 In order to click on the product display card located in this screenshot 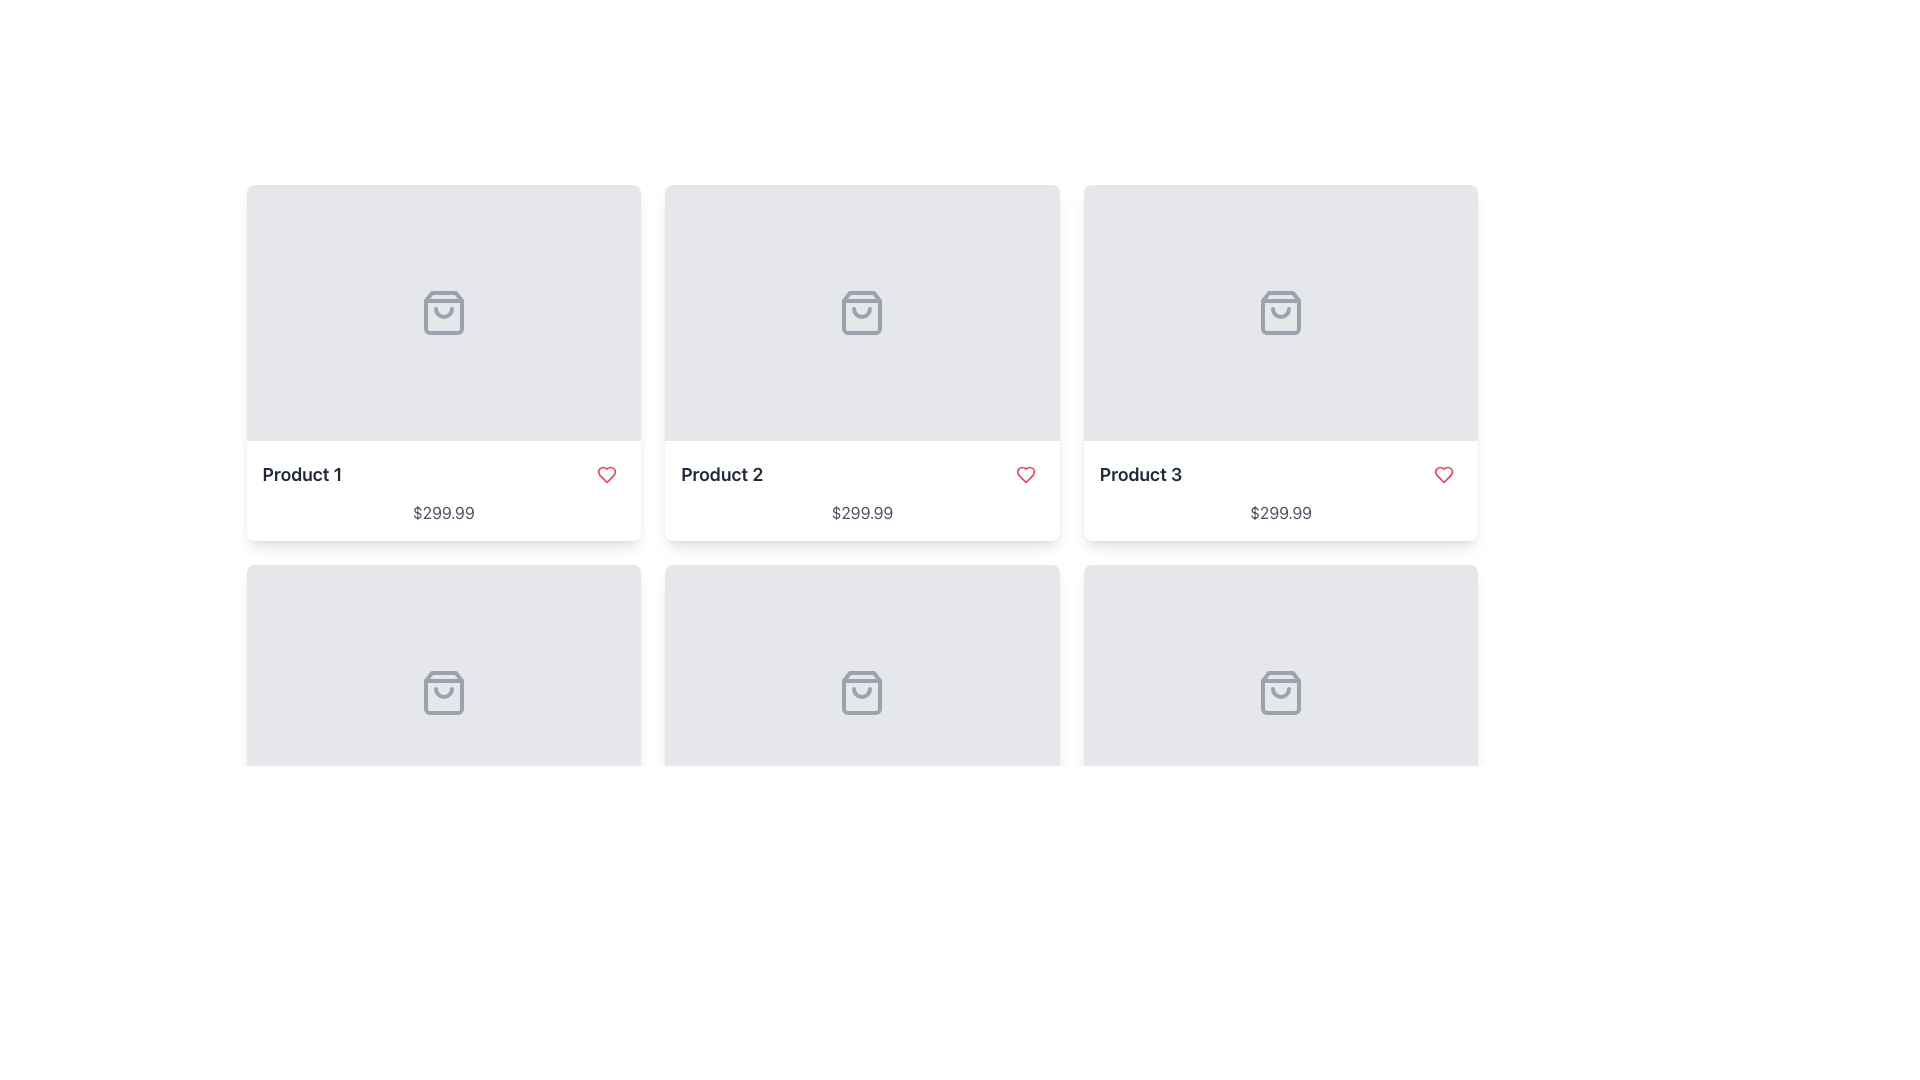, I will do `click(1281, 743)`.